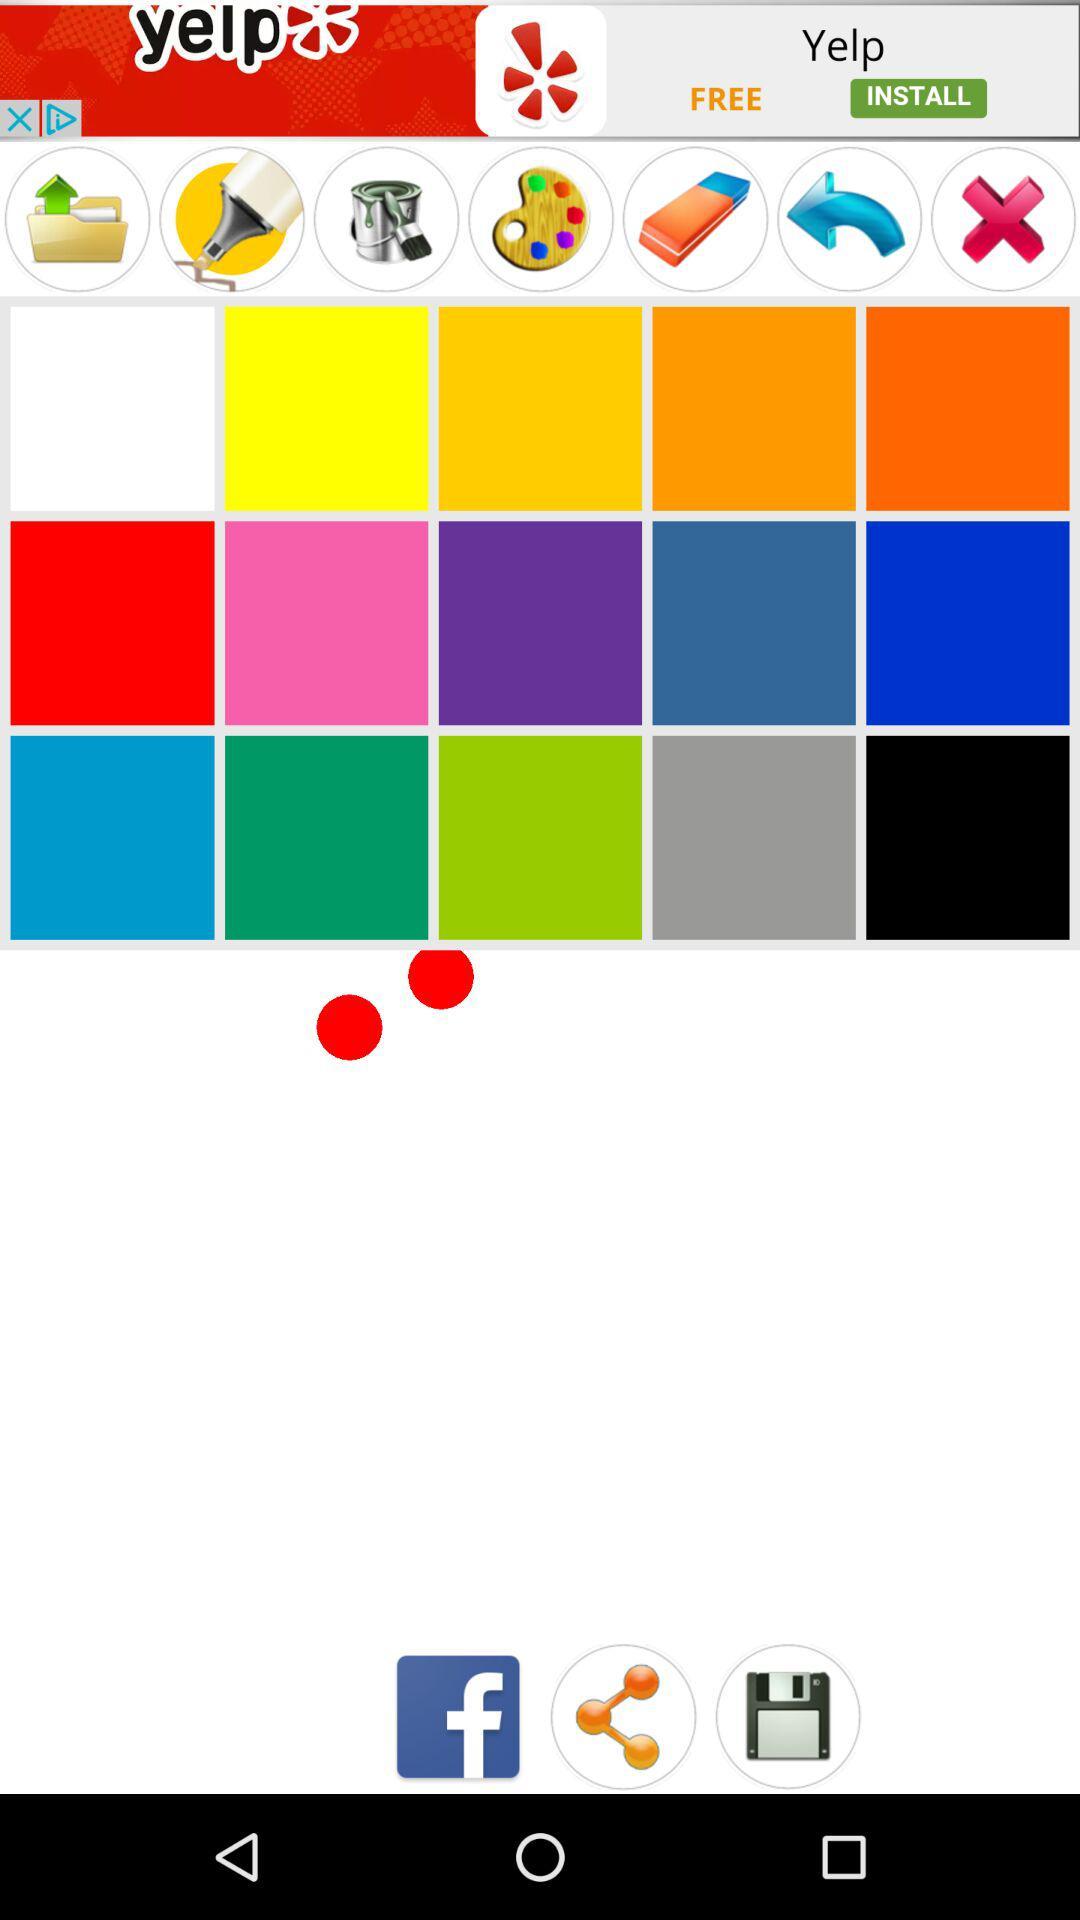  What do you see at coordinates (1003, 219) in the screenshot?
I see `to cancel` at bounding box center [1003, 219].